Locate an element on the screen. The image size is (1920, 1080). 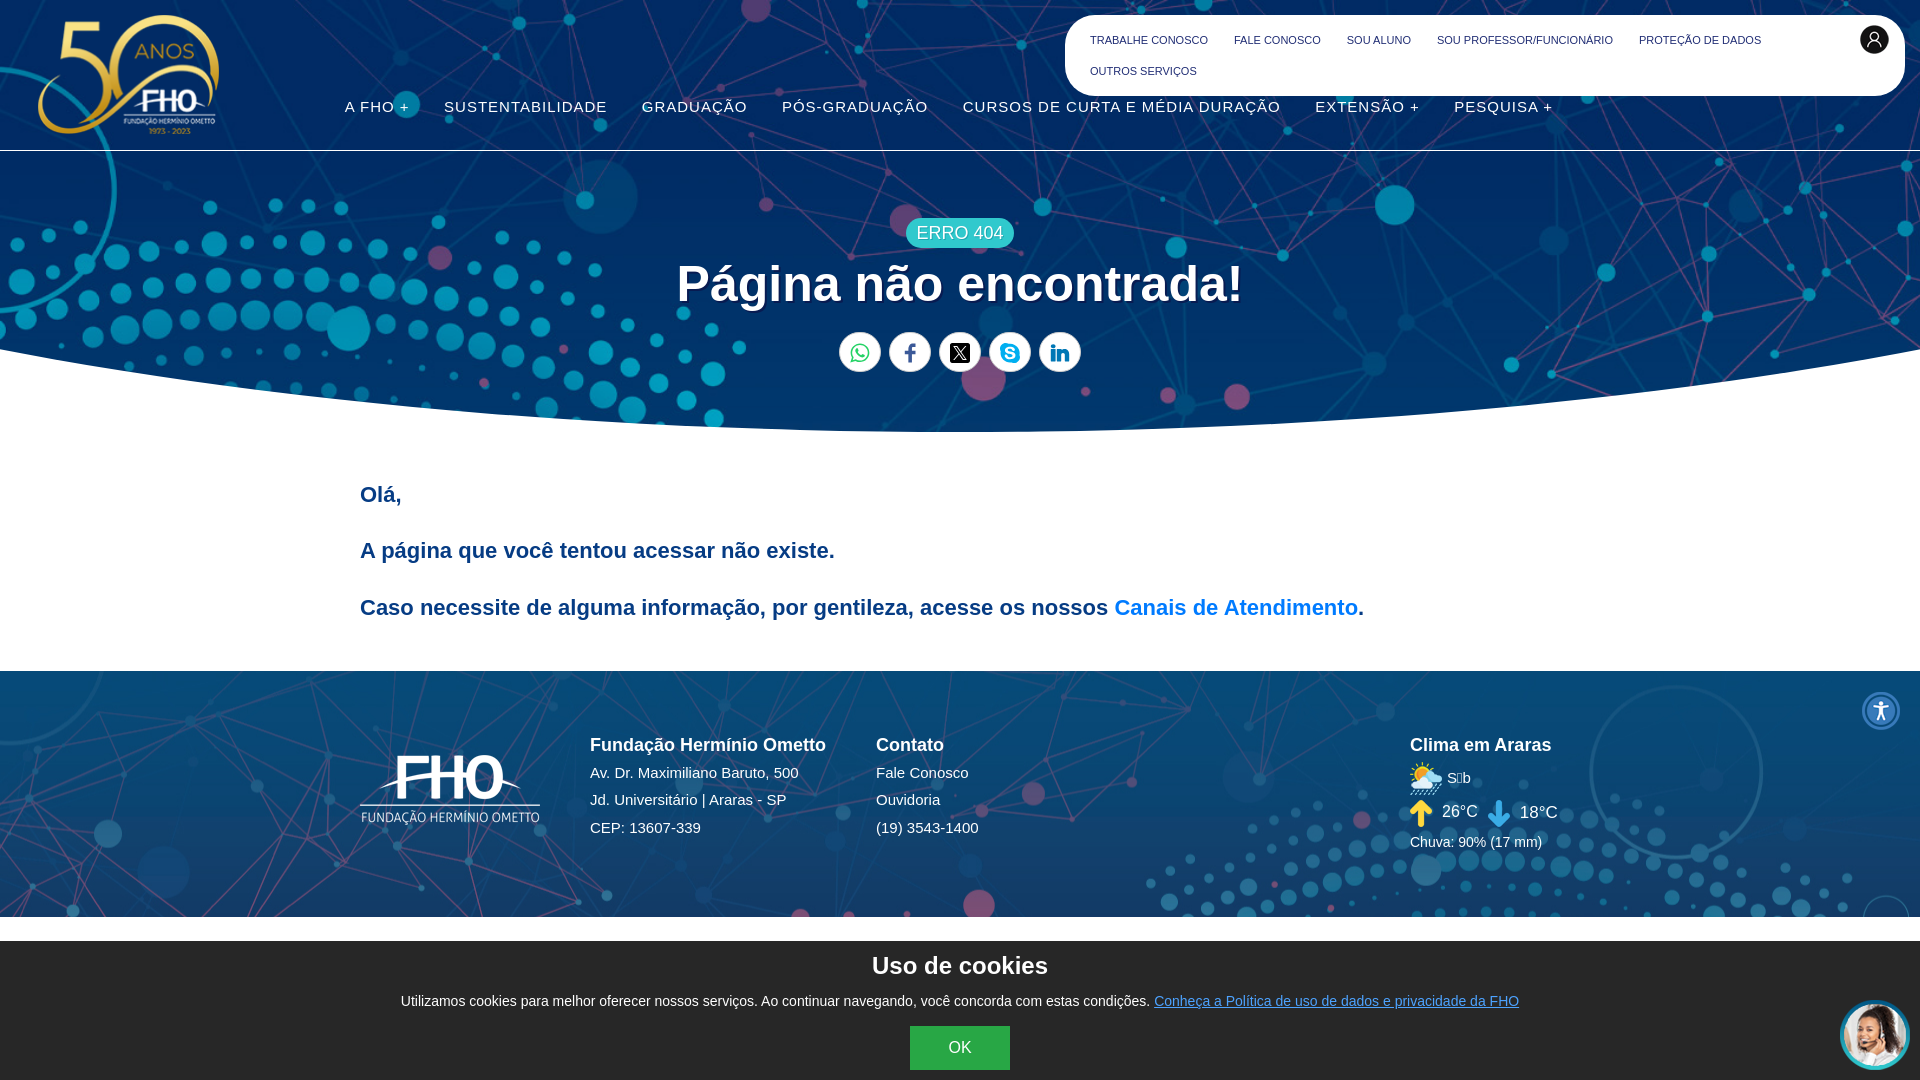
'(19) 3543-1400' is located at coordinates (929, 825).